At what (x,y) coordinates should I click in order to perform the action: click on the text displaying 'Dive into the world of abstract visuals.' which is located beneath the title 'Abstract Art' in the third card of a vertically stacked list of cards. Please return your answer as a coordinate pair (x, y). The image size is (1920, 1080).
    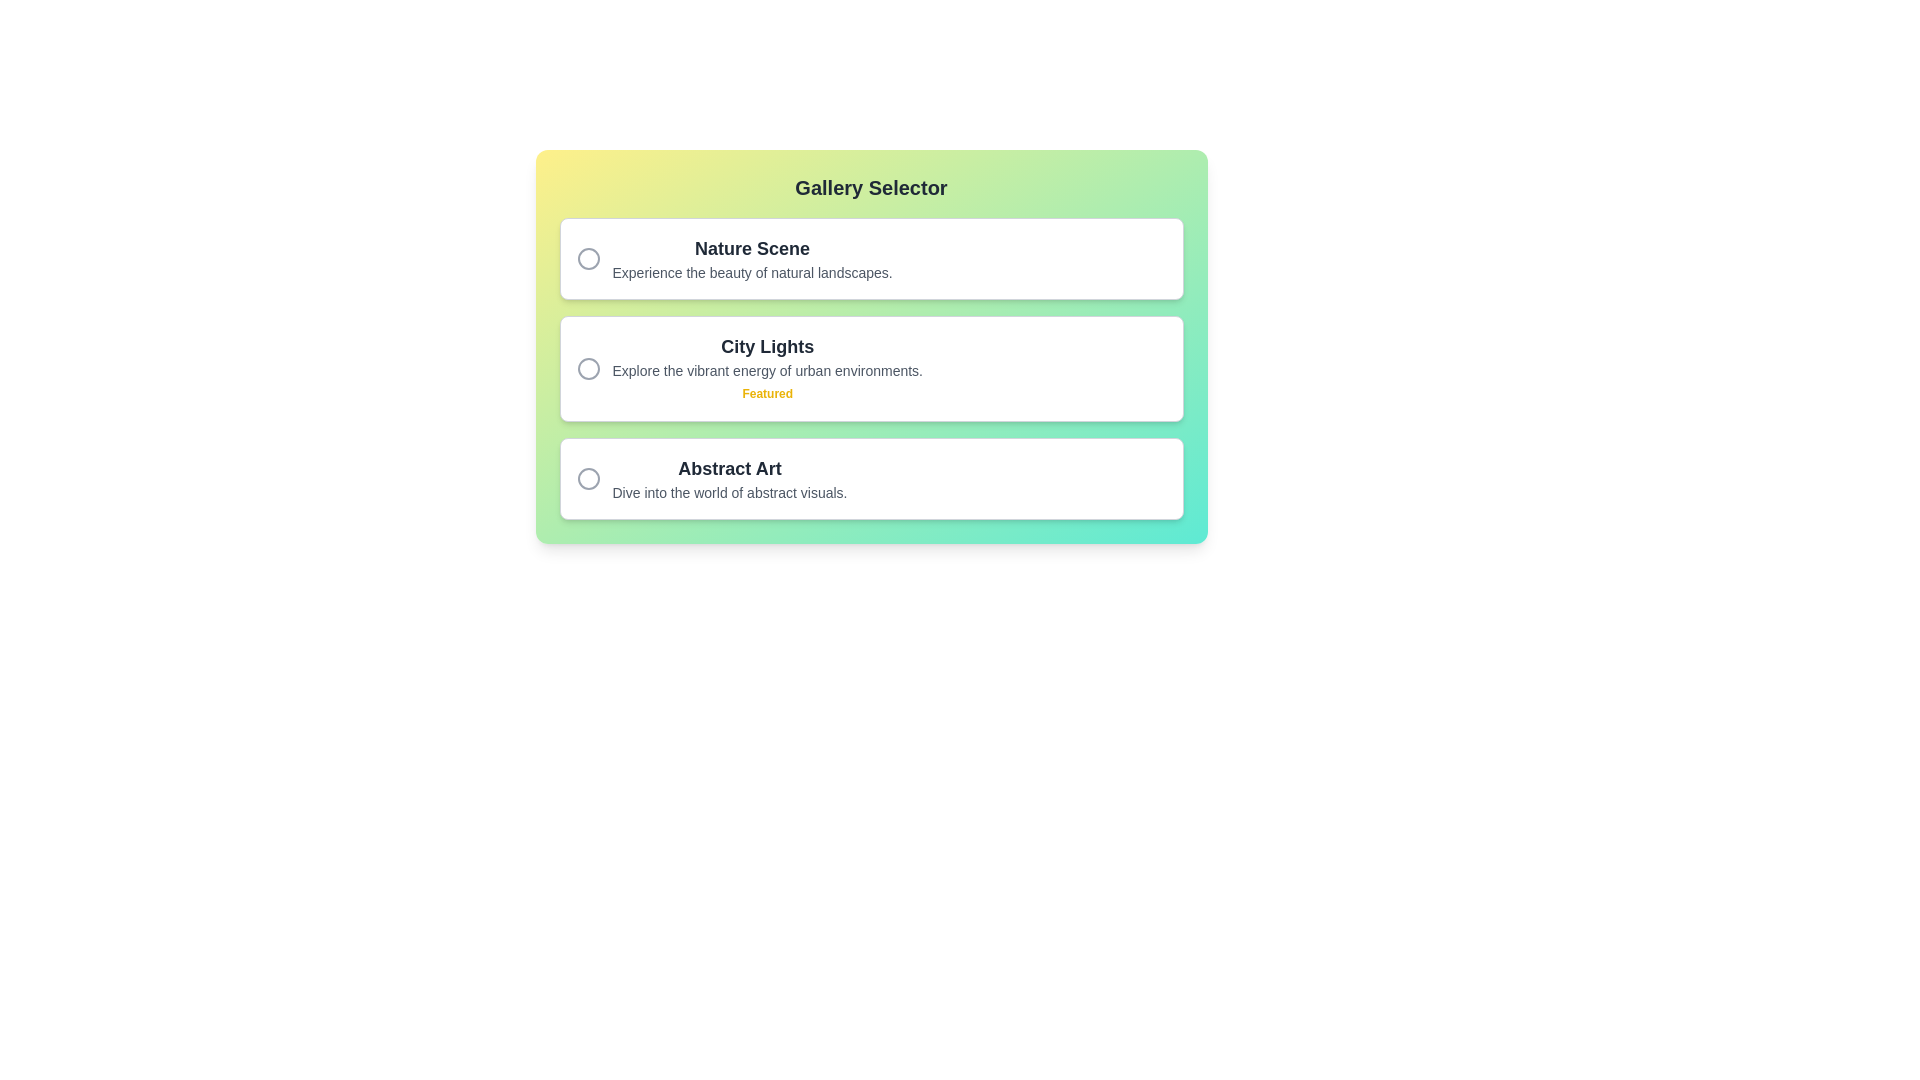
    Looking at the image, I should click on (728, 493).